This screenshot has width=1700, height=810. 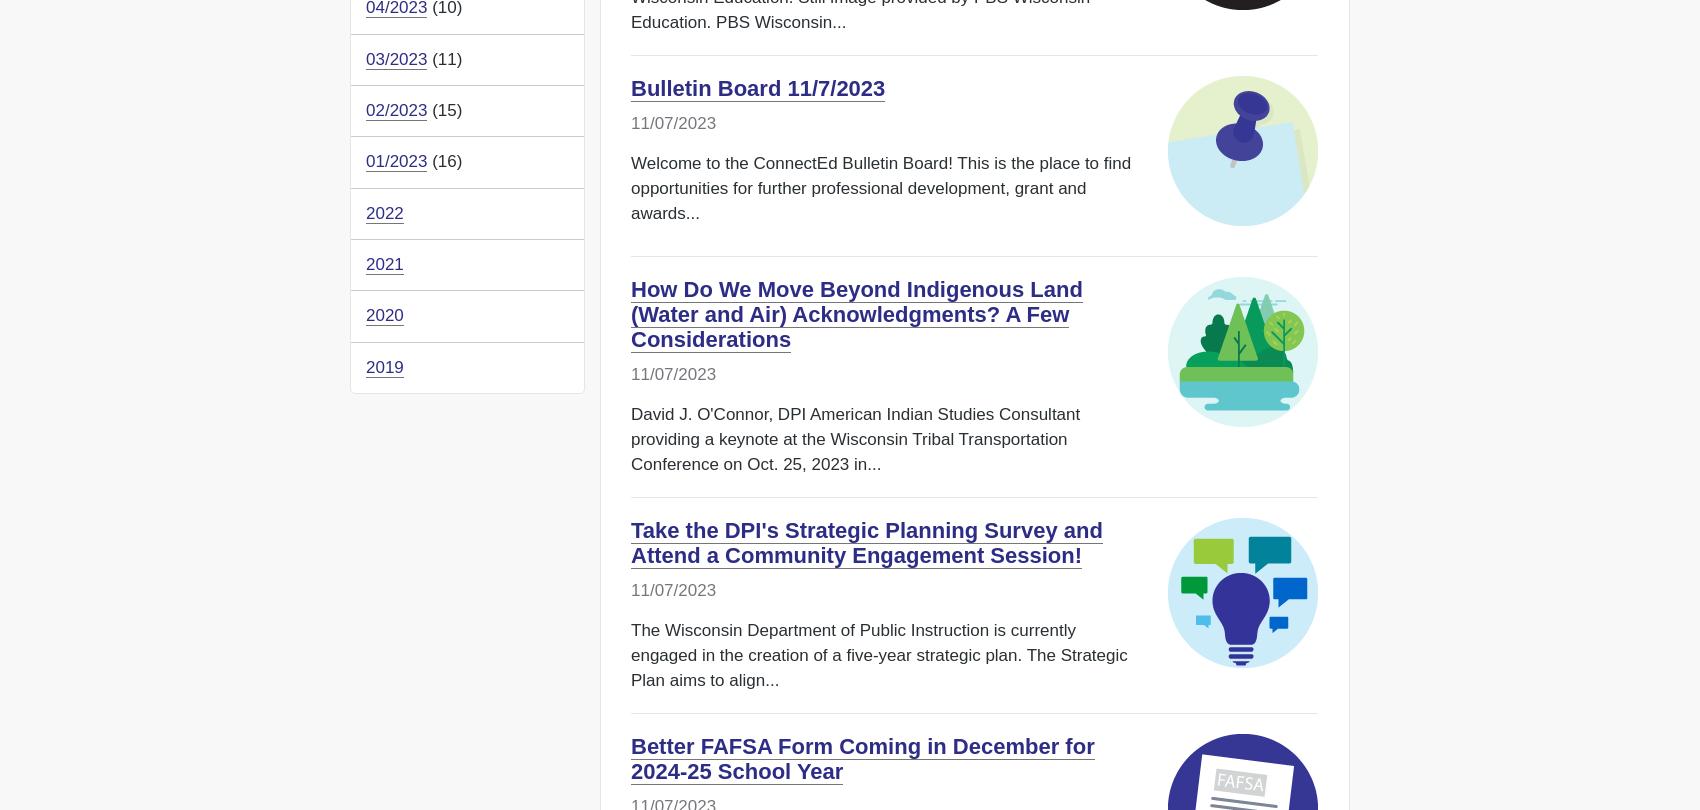 I want to click on '(15)', so click(x=444, y=109).